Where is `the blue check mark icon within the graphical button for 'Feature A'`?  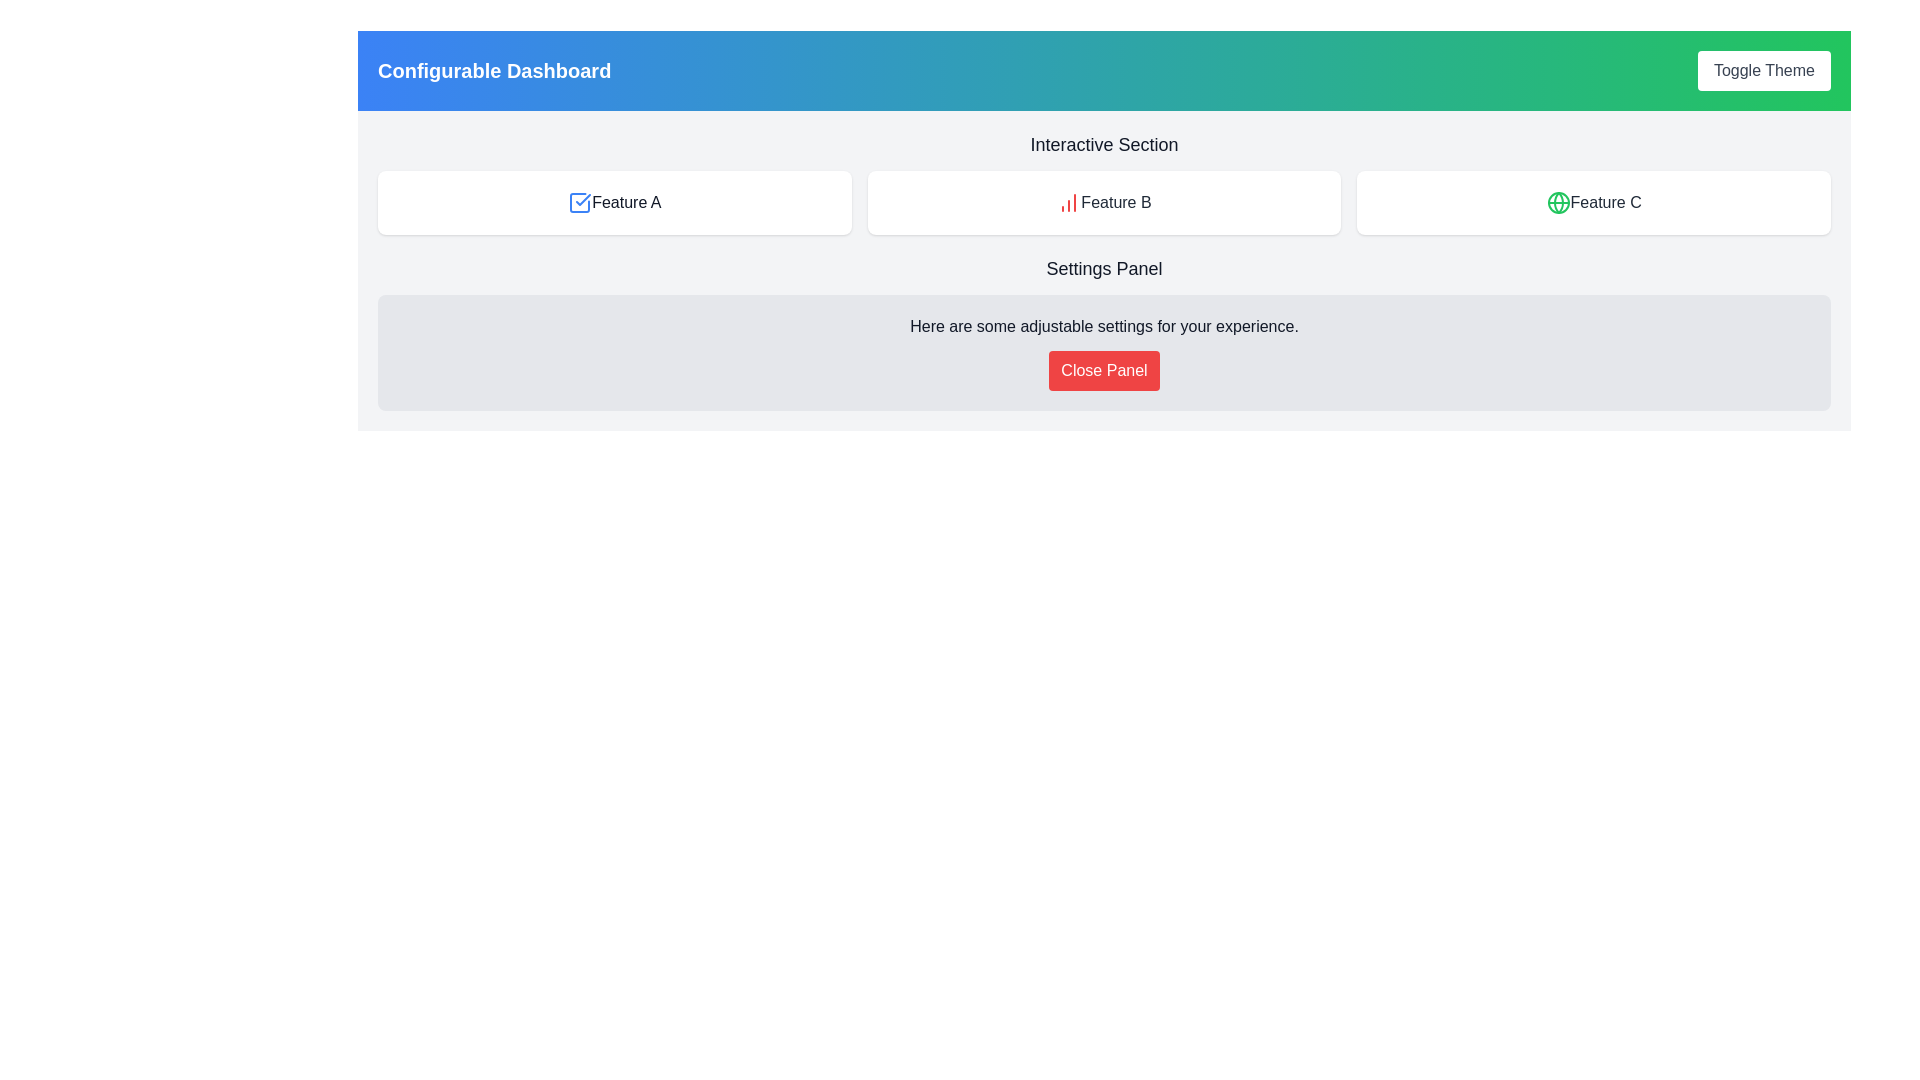
the blue check mark icon within the graphical button for 'Feature A' is located at coordinates (582, 200).